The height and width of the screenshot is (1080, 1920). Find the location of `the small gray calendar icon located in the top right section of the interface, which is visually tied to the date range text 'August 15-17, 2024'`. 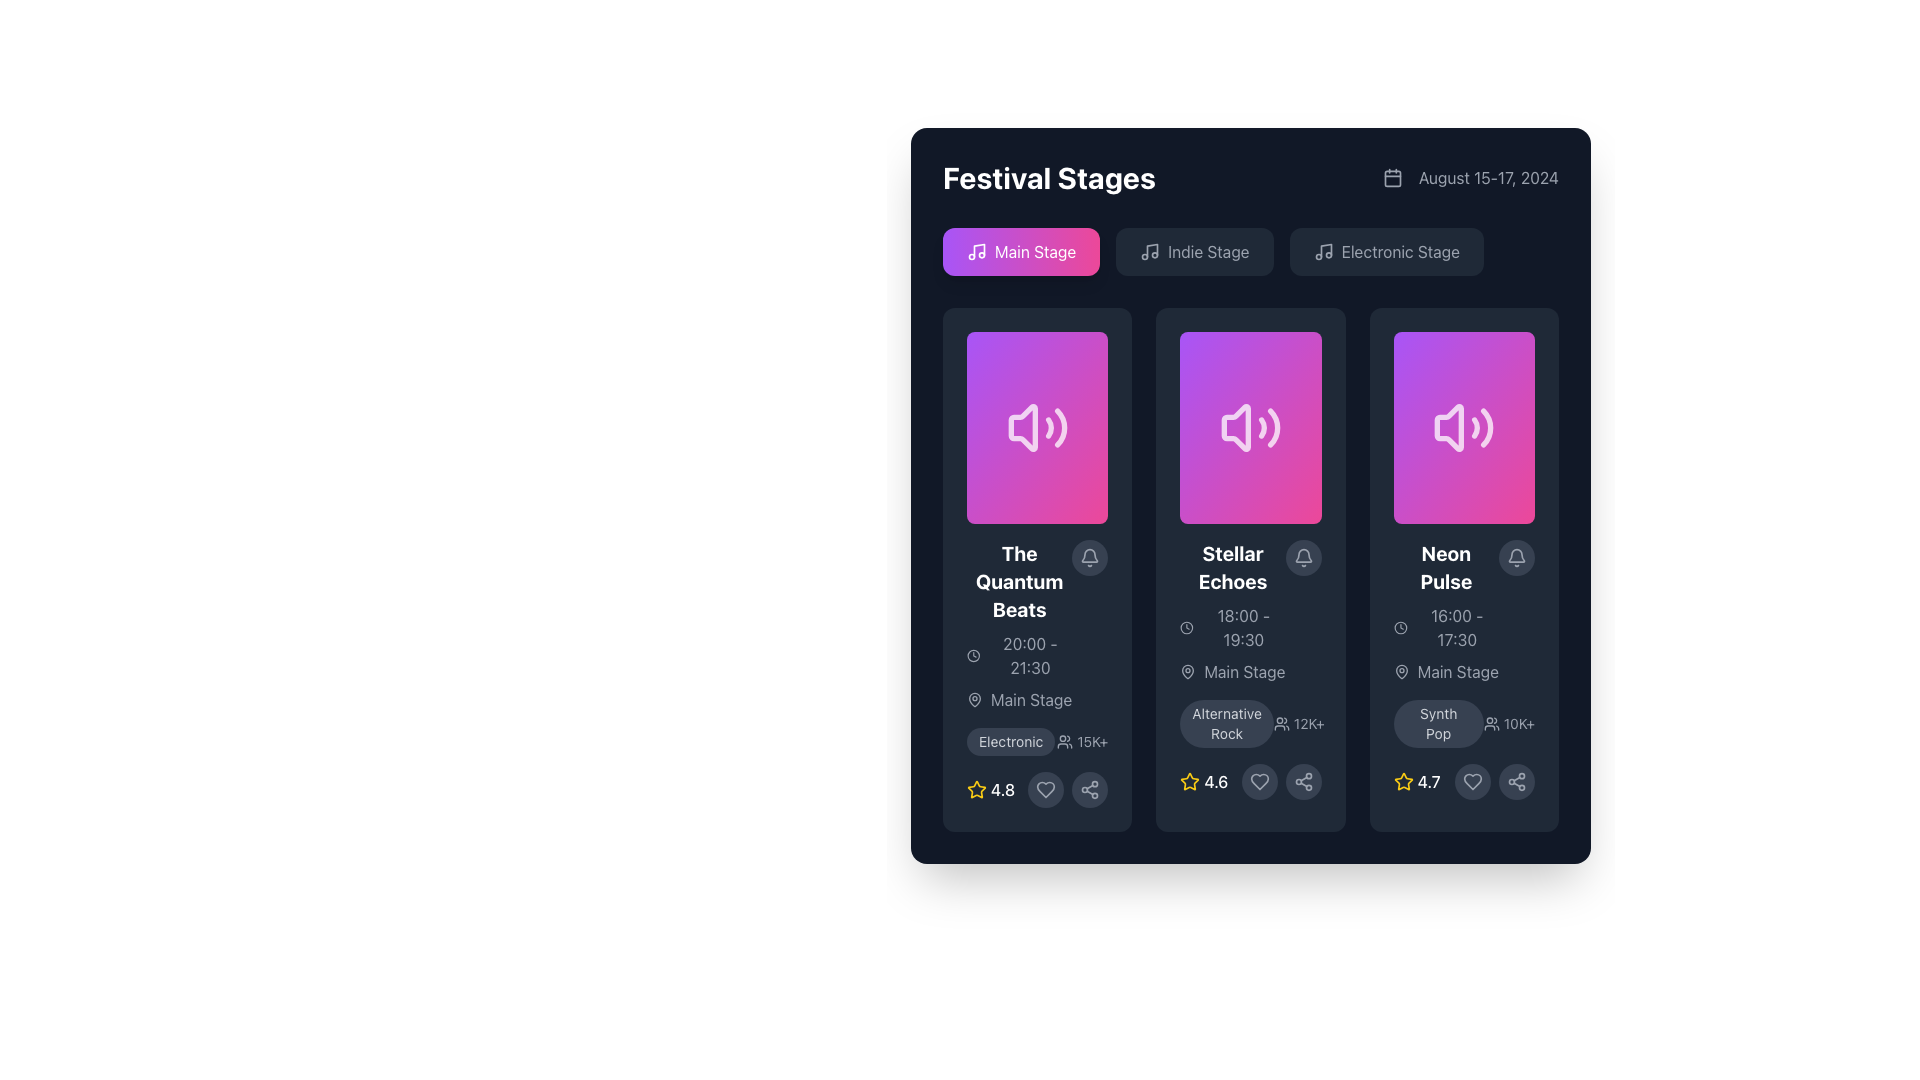

the small gray calendar icon located in the top right section of the interface, which is visually tied to the date range text 'August 15-17, 2024' is located at coordinates (1391, 176).